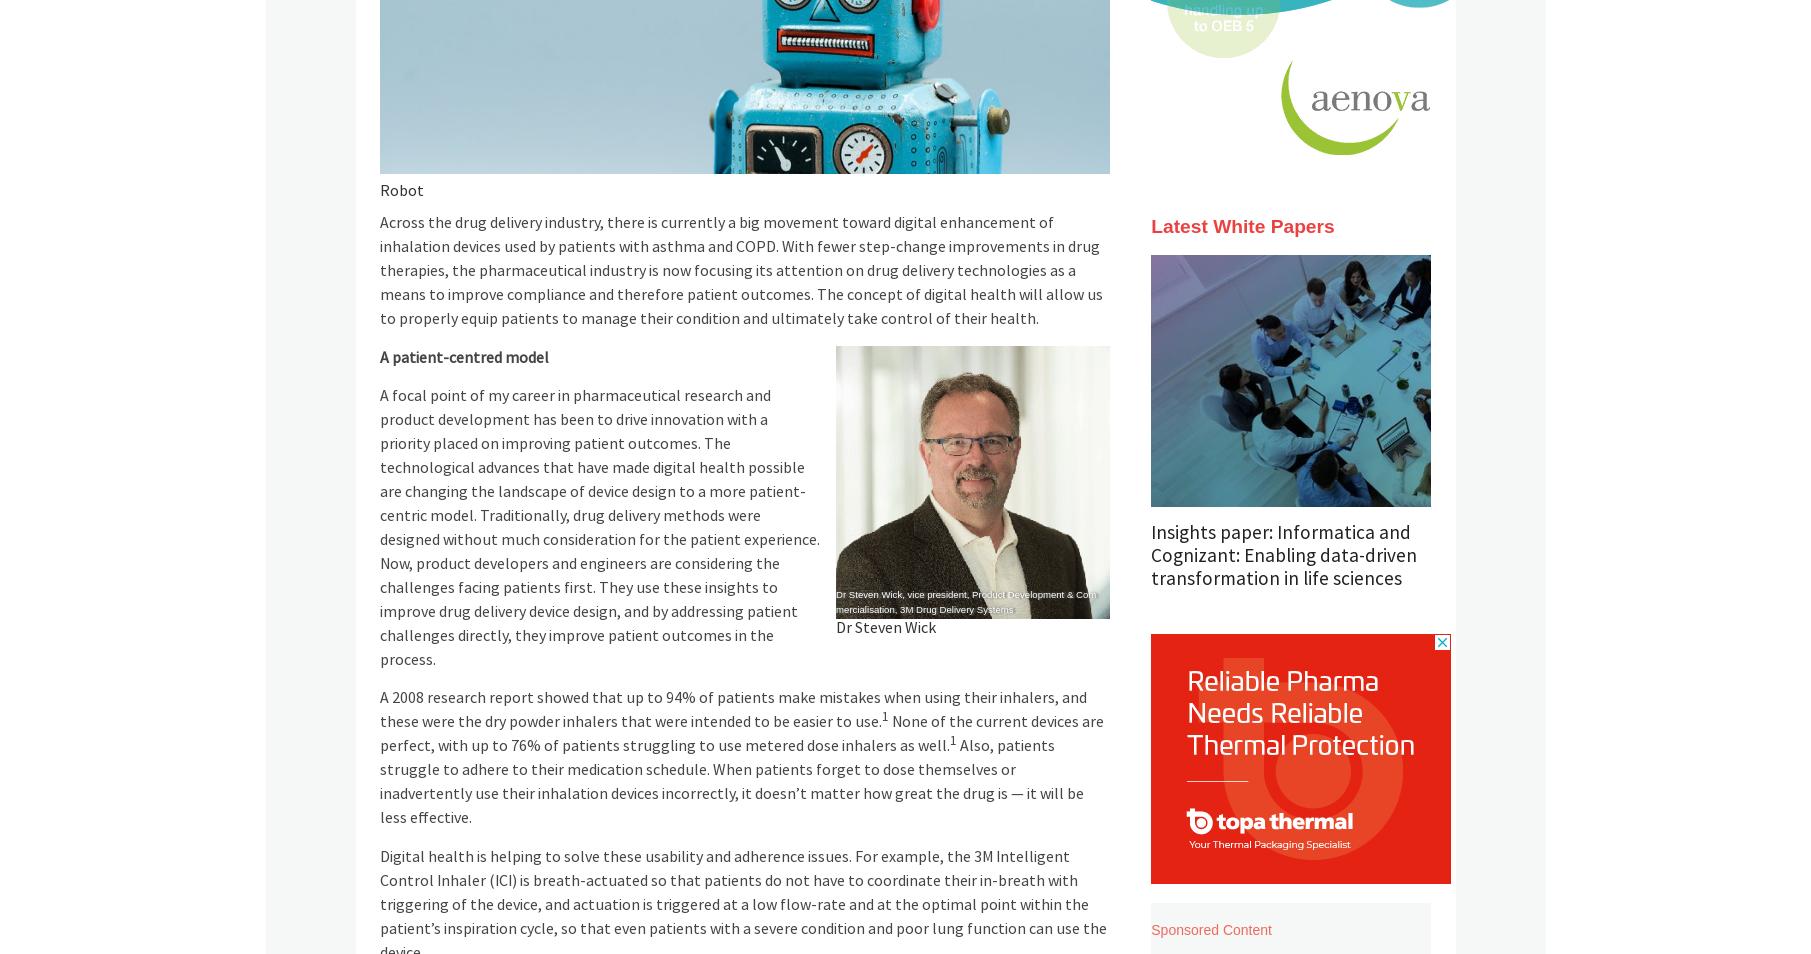  Describe the element at coordinates (378, 734) in the screenshot. I see `'None of the current devices are perfect, with up to 76% of patients struggling to use metered dose inhalers as well.'` at that location.